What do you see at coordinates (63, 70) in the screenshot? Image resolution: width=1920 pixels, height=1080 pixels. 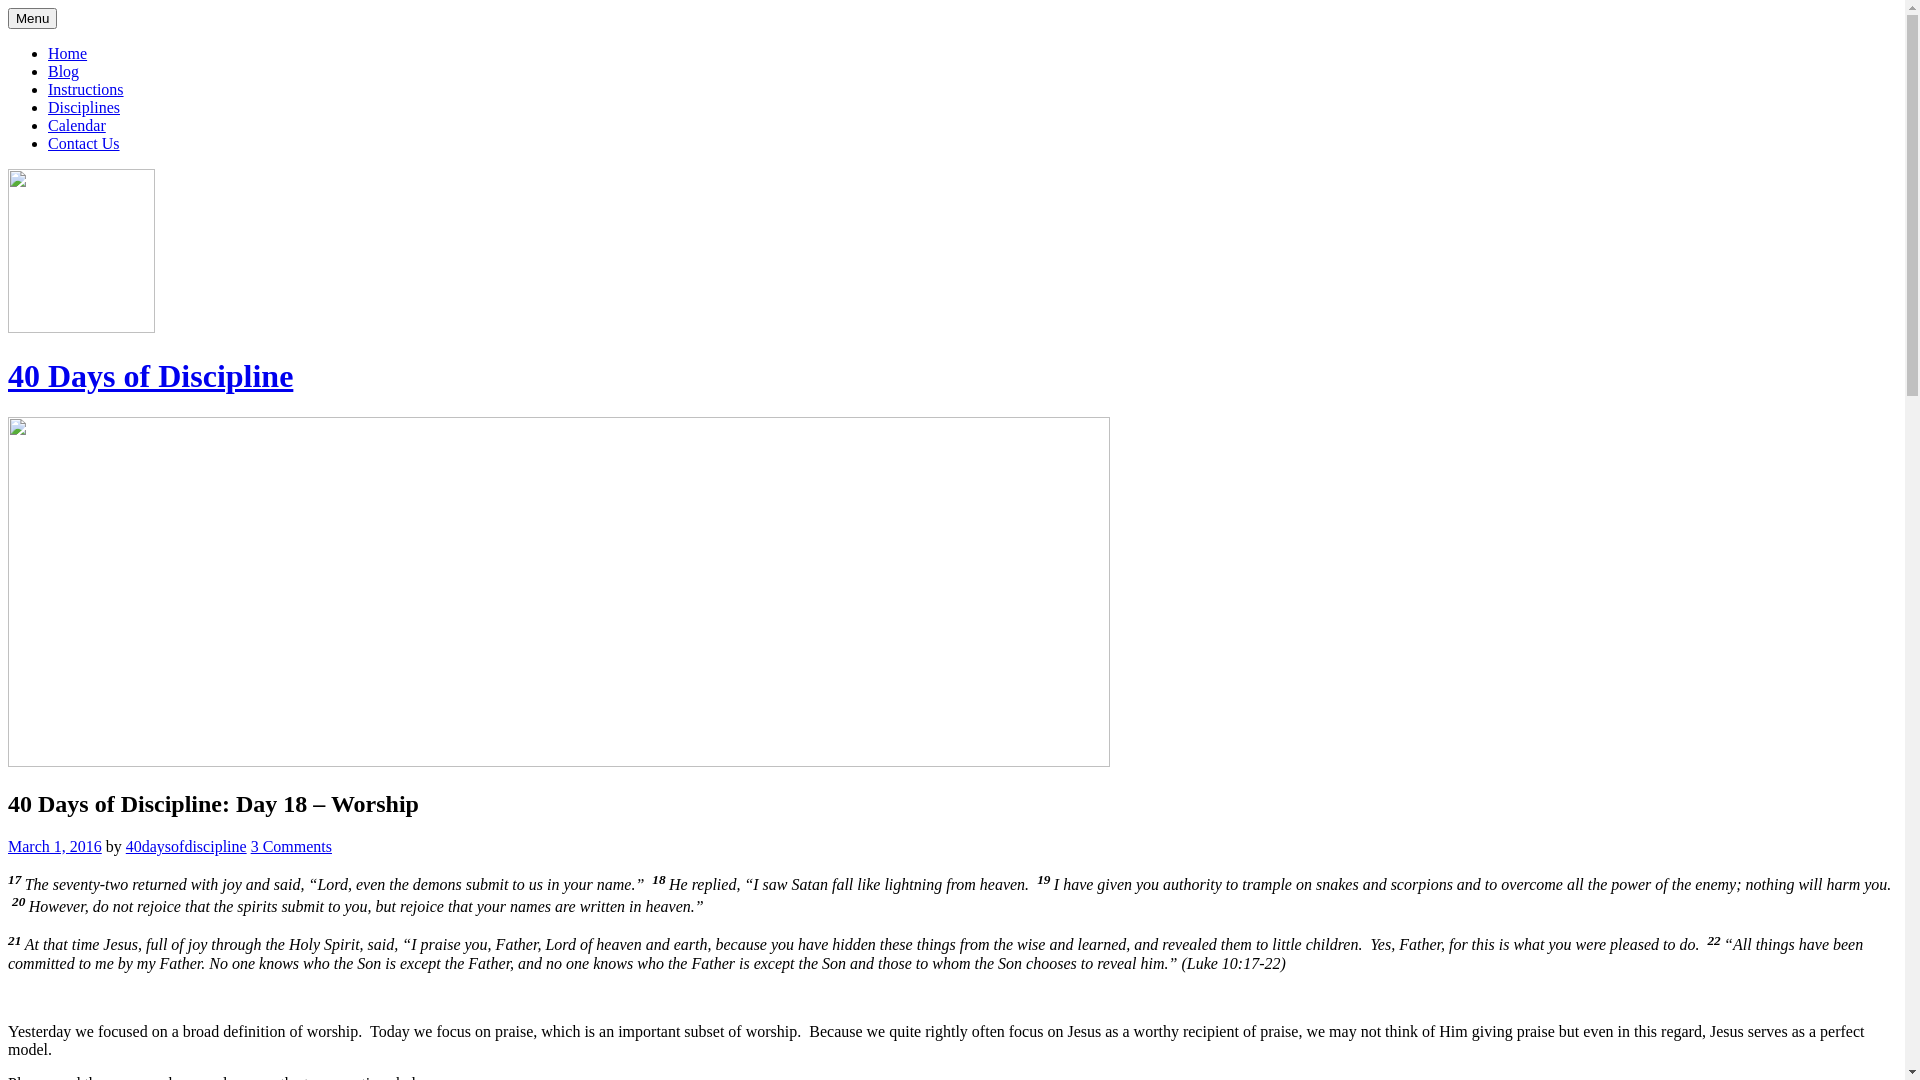 I see `'Blog'` at bounding box center [63, 70].